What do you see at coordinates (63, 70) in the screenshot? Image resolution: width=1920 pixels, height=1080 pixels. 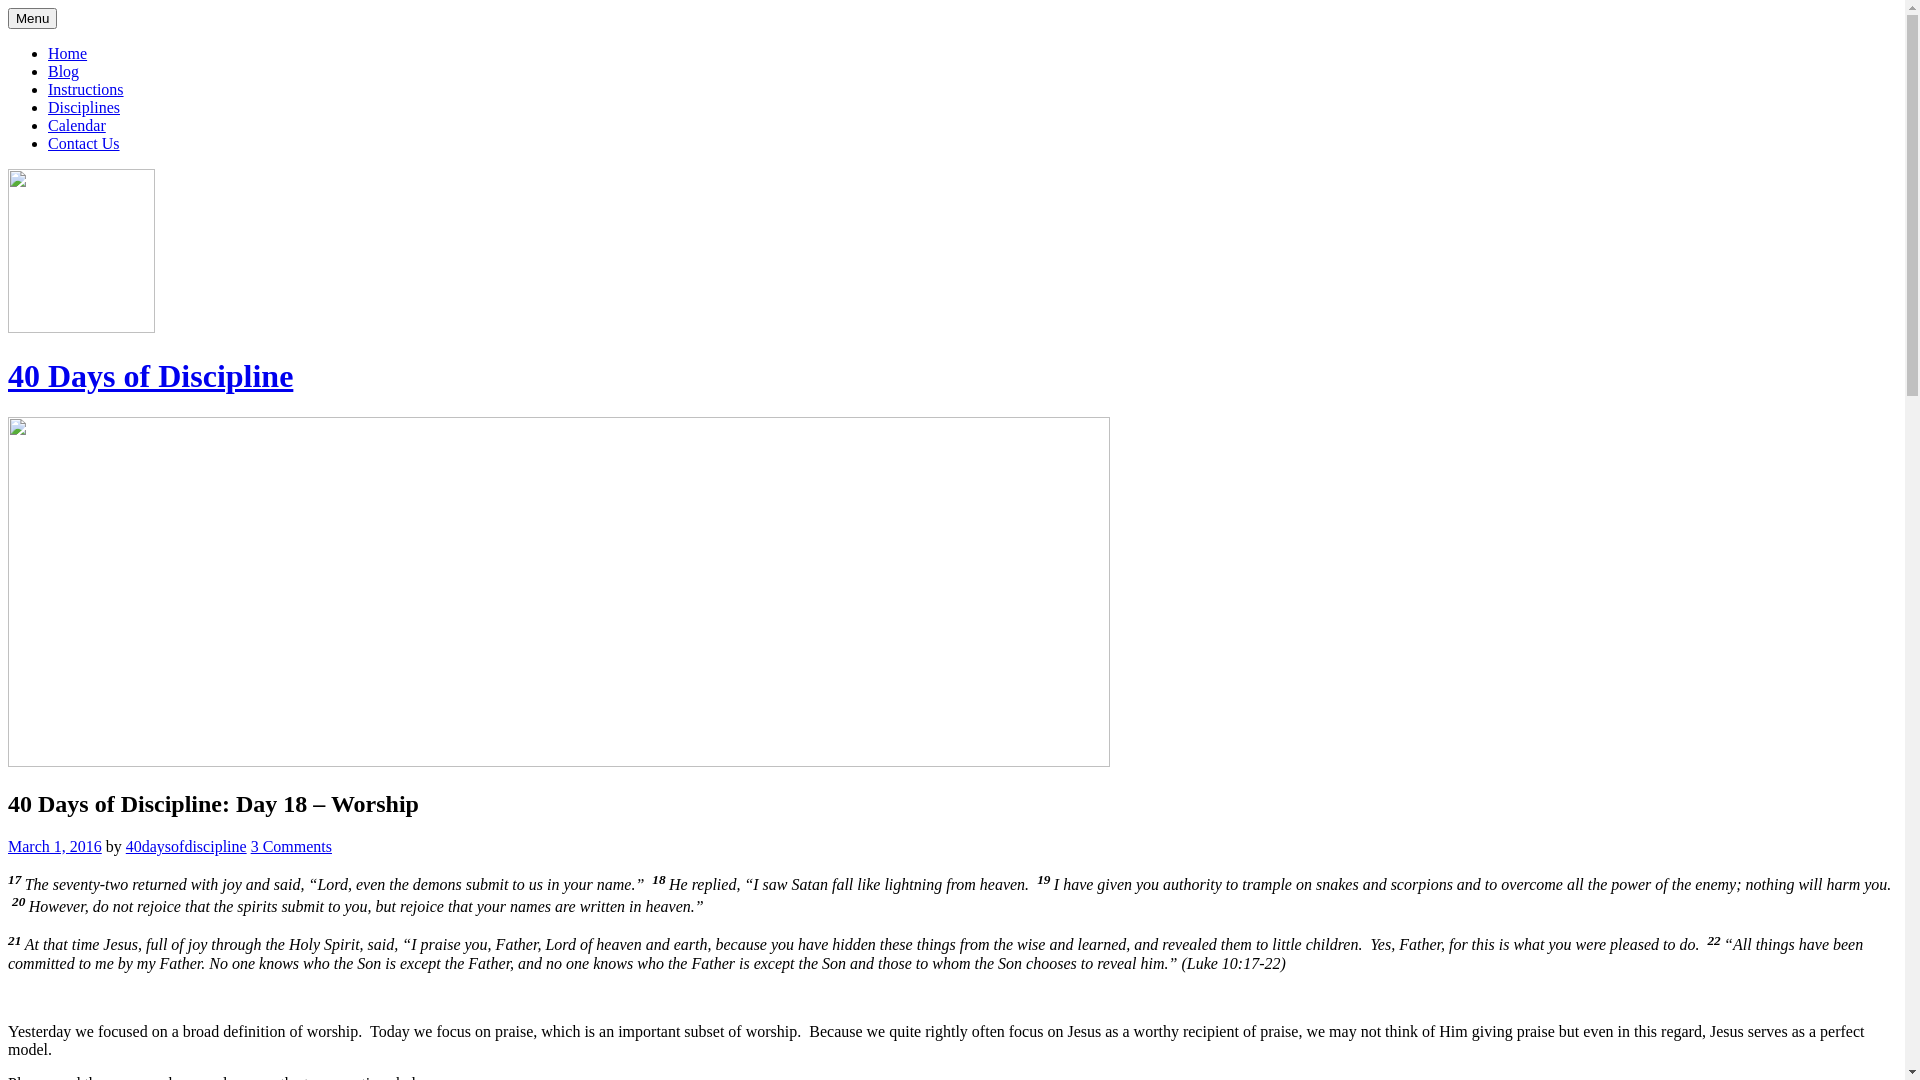 I see `'Blog'` at bounding box center [63, 70].